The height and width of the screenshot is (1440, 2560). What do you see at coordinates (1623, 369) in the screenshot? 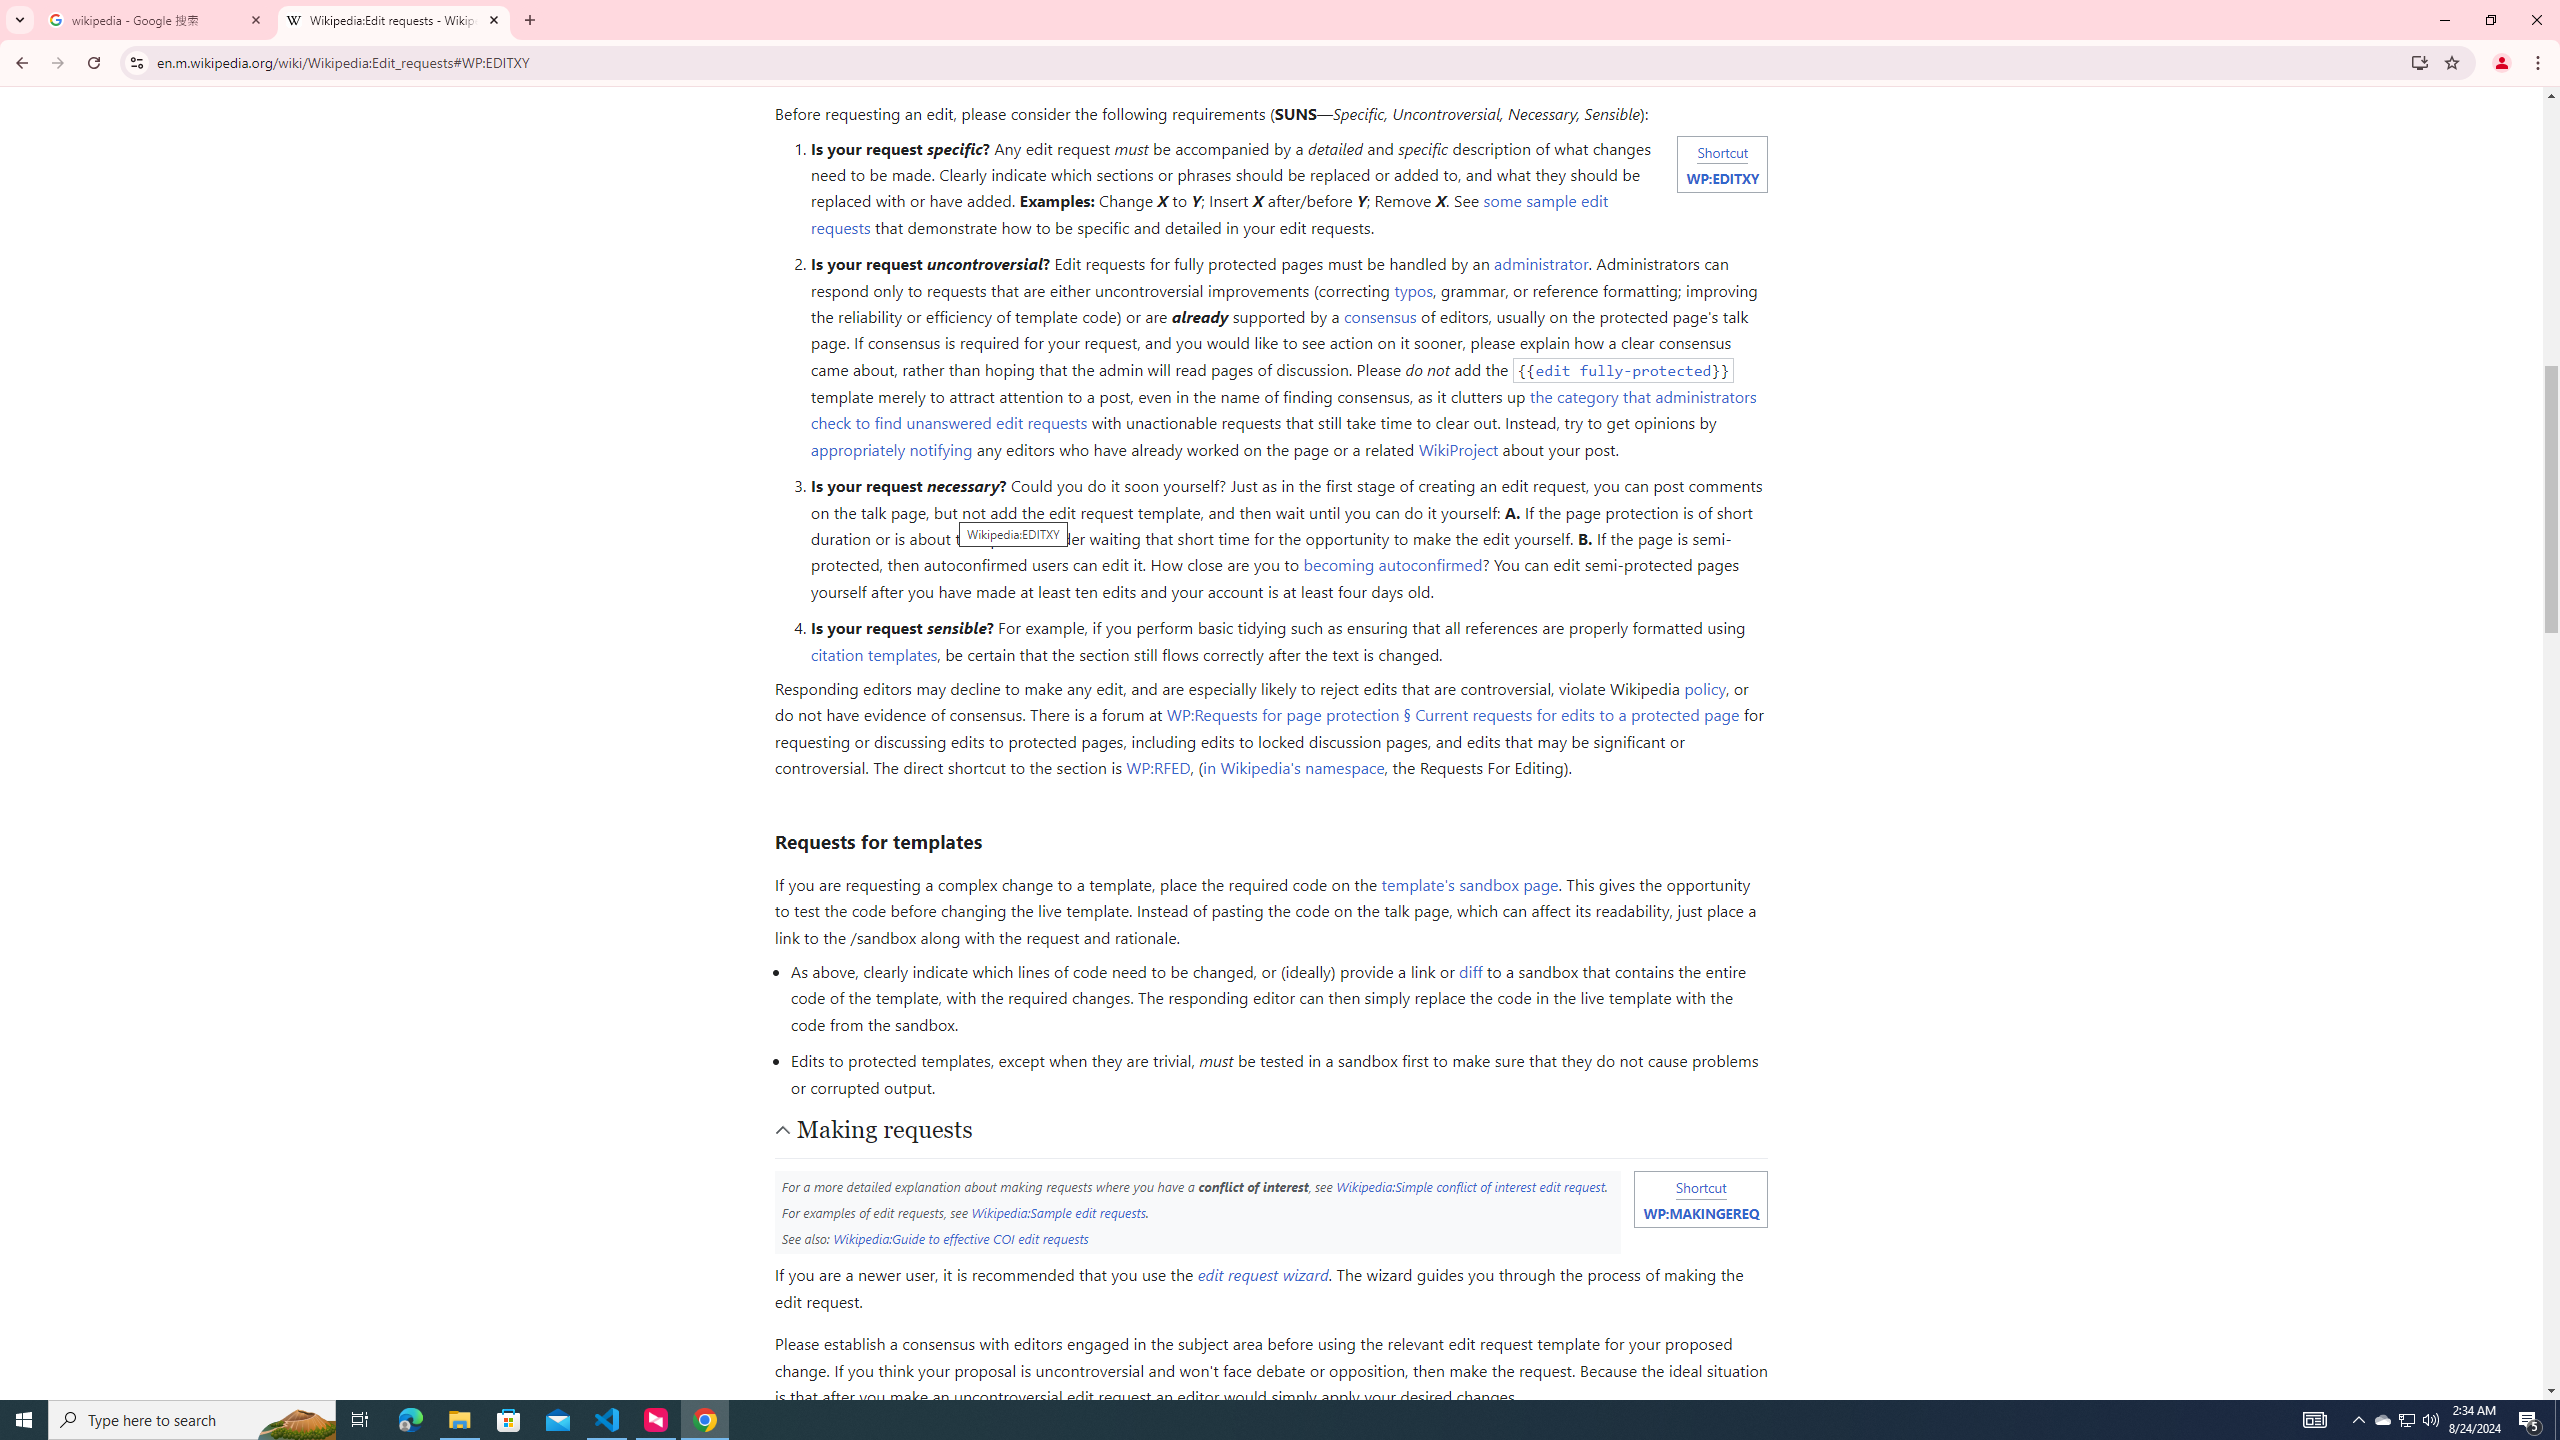
I see `'edit fully-protected'` at bounding box center [1623, 369].